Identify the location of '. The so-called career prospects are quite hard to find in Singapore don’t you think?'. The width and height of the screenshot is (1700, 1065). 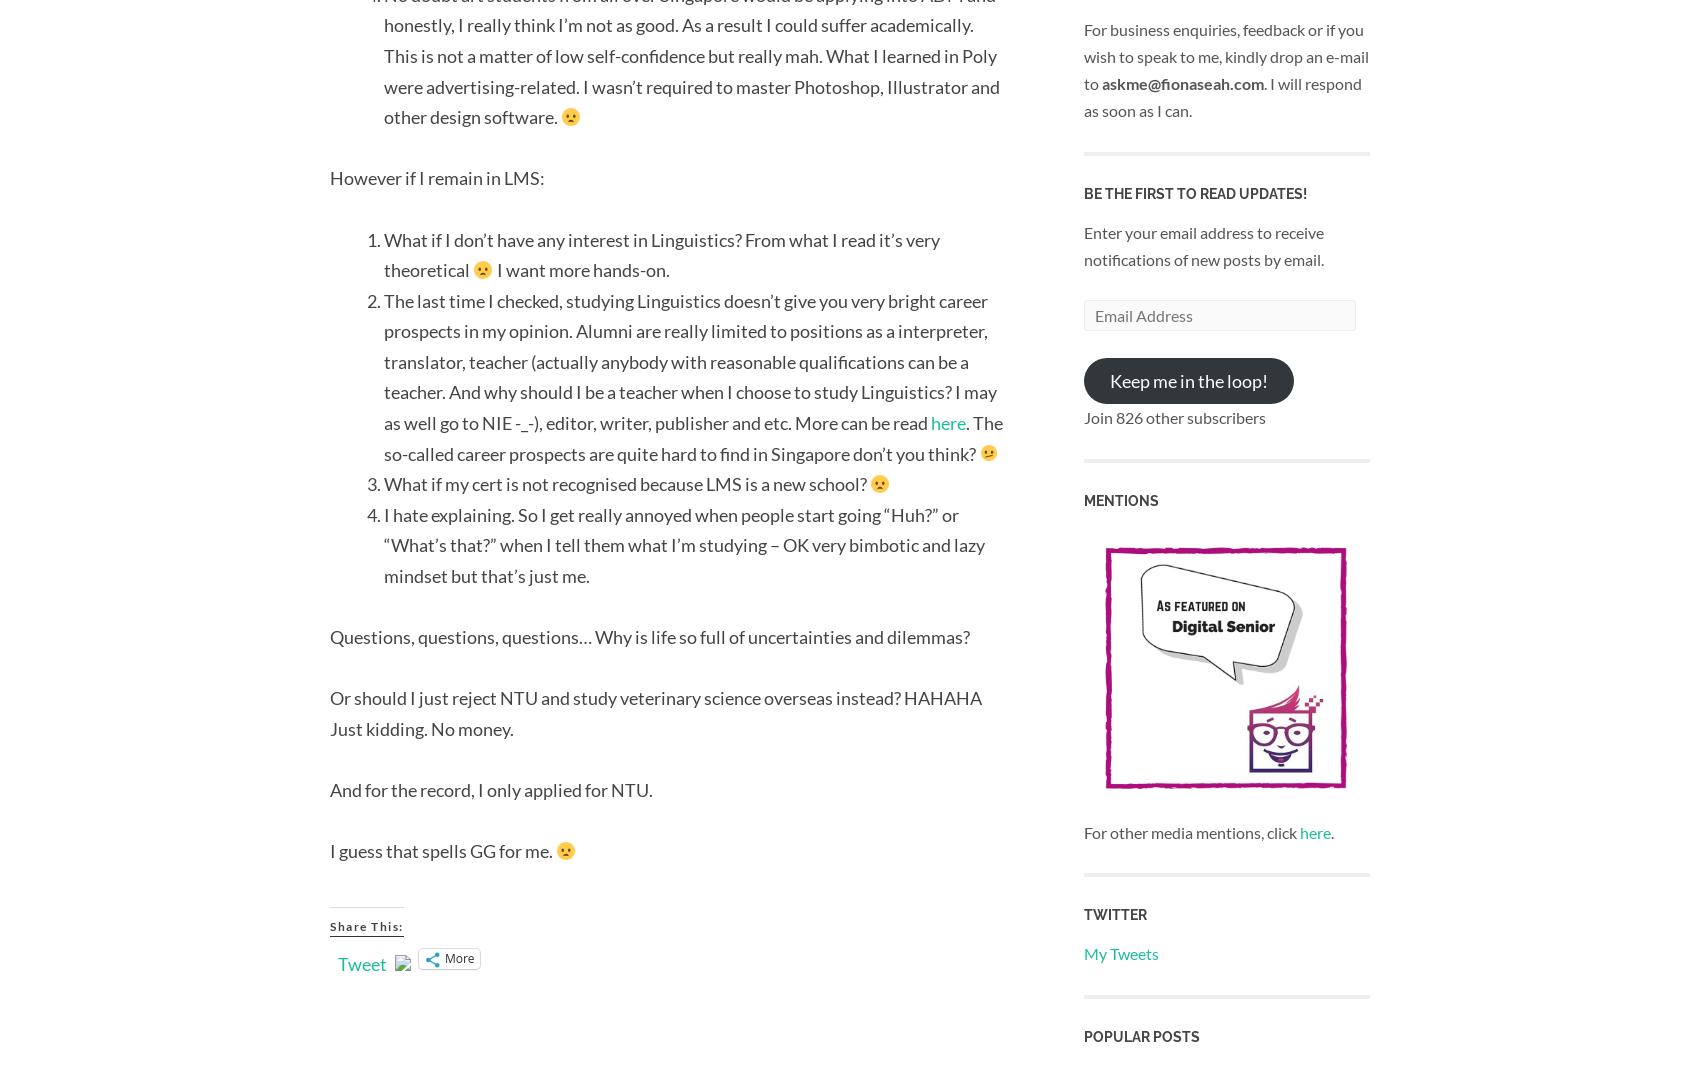
(693, 437).